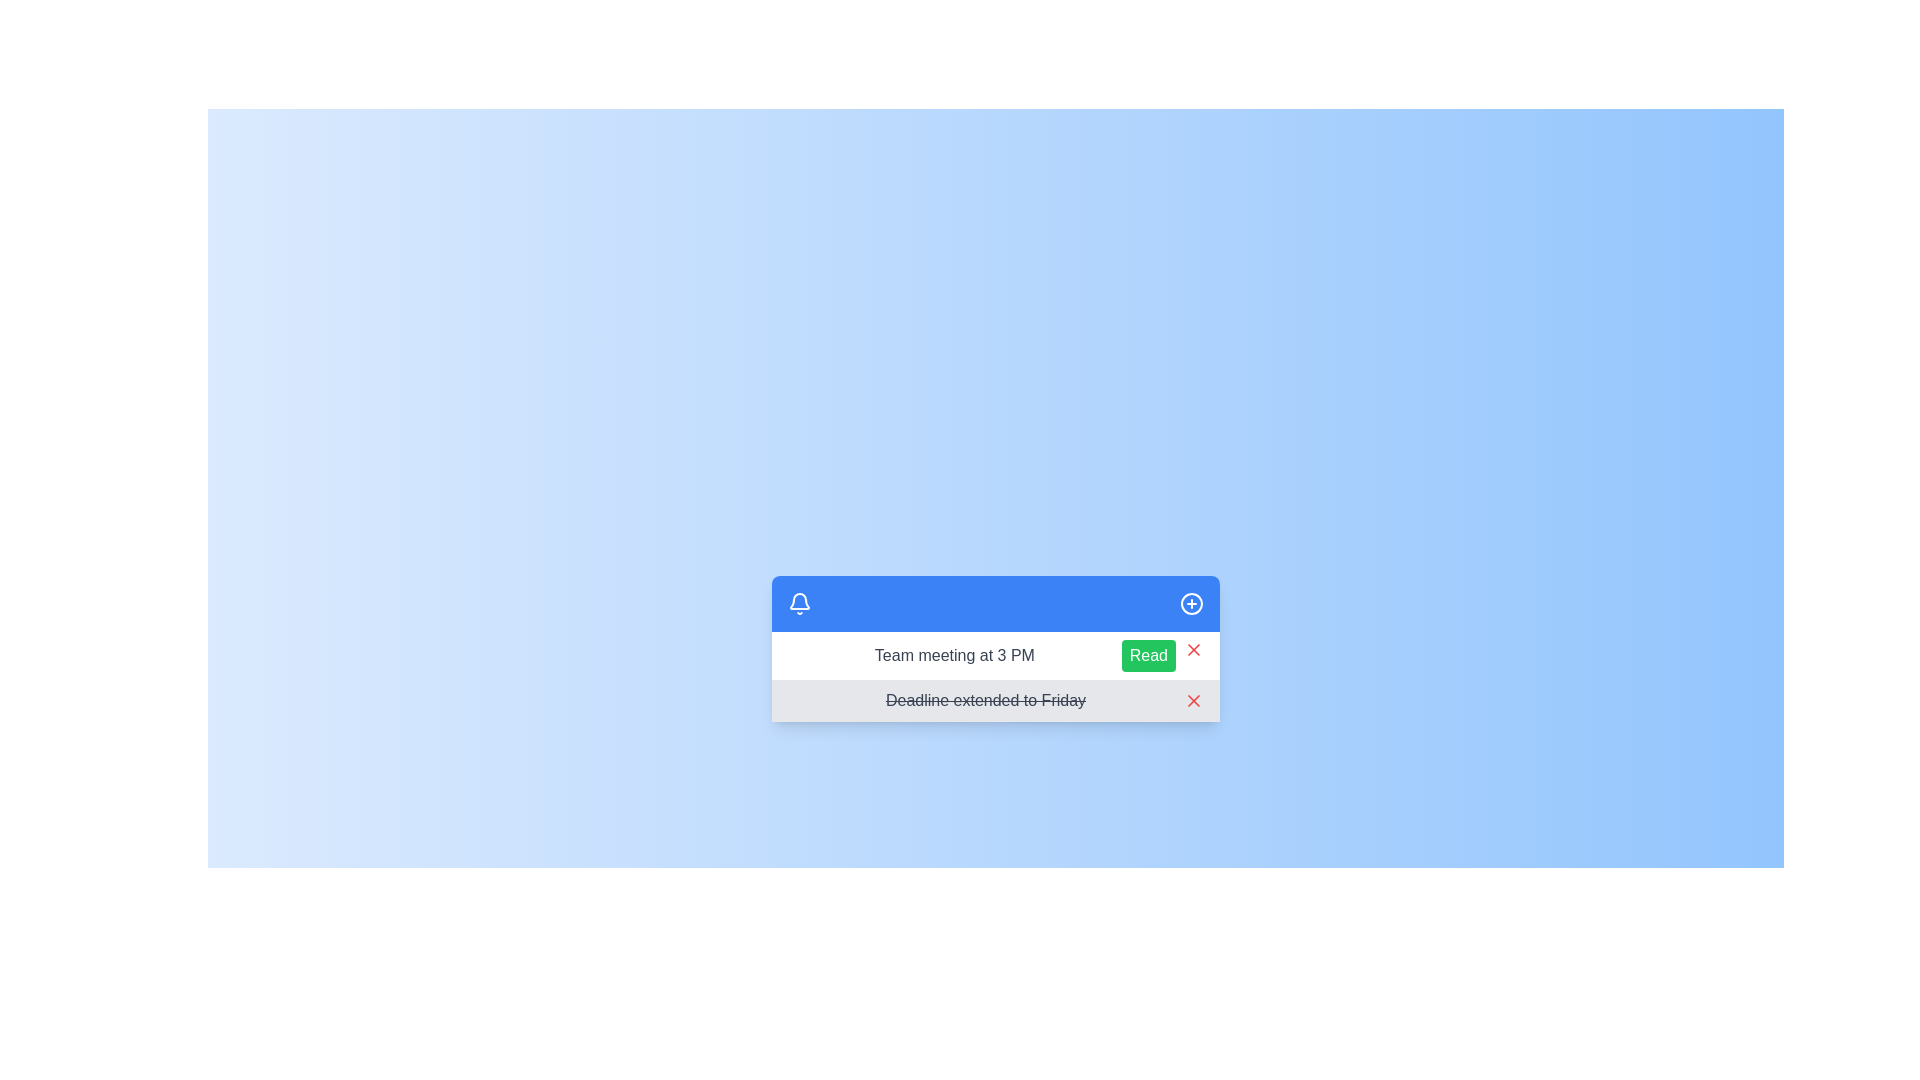 This screenshot has height=1080, width=1920. What do you see at coordinates (985, 700) in the screenshot?
I see `the static text label that indicates an update or deprecated deadline, which is styled with a strikethrough and located in the lower row of the notification panel, adjacent to a red dismiss button` at bounding box center [985, 700].